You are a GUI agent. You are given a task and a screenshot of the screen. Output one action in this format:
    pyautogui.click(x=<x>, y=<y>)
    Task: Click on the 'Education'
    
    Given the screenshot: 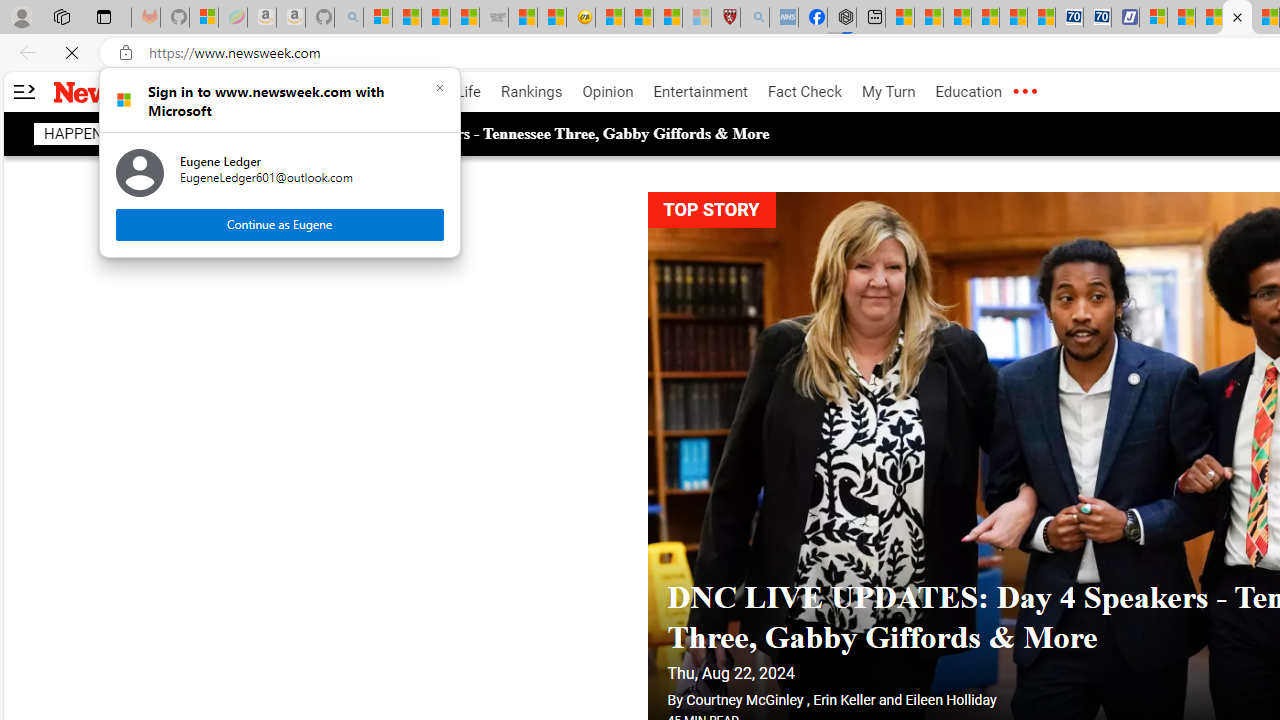 What is the action you would take?
    pyautogui.click(x=968, y=92)
    